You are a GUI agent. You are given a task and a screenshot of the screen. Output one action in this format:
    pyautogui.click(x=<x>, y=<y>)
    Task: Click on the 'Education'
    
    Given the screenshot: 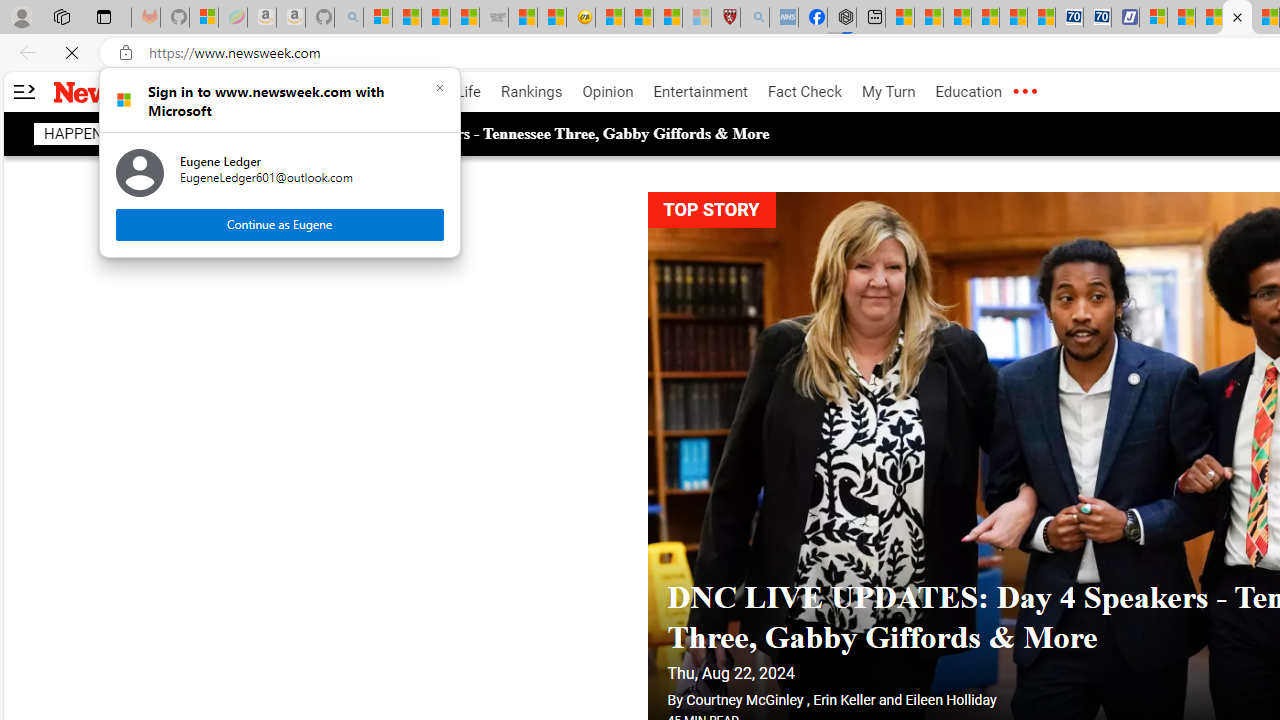 What is the action you would take?
    pyautogui.click(x=968, y=92)
    